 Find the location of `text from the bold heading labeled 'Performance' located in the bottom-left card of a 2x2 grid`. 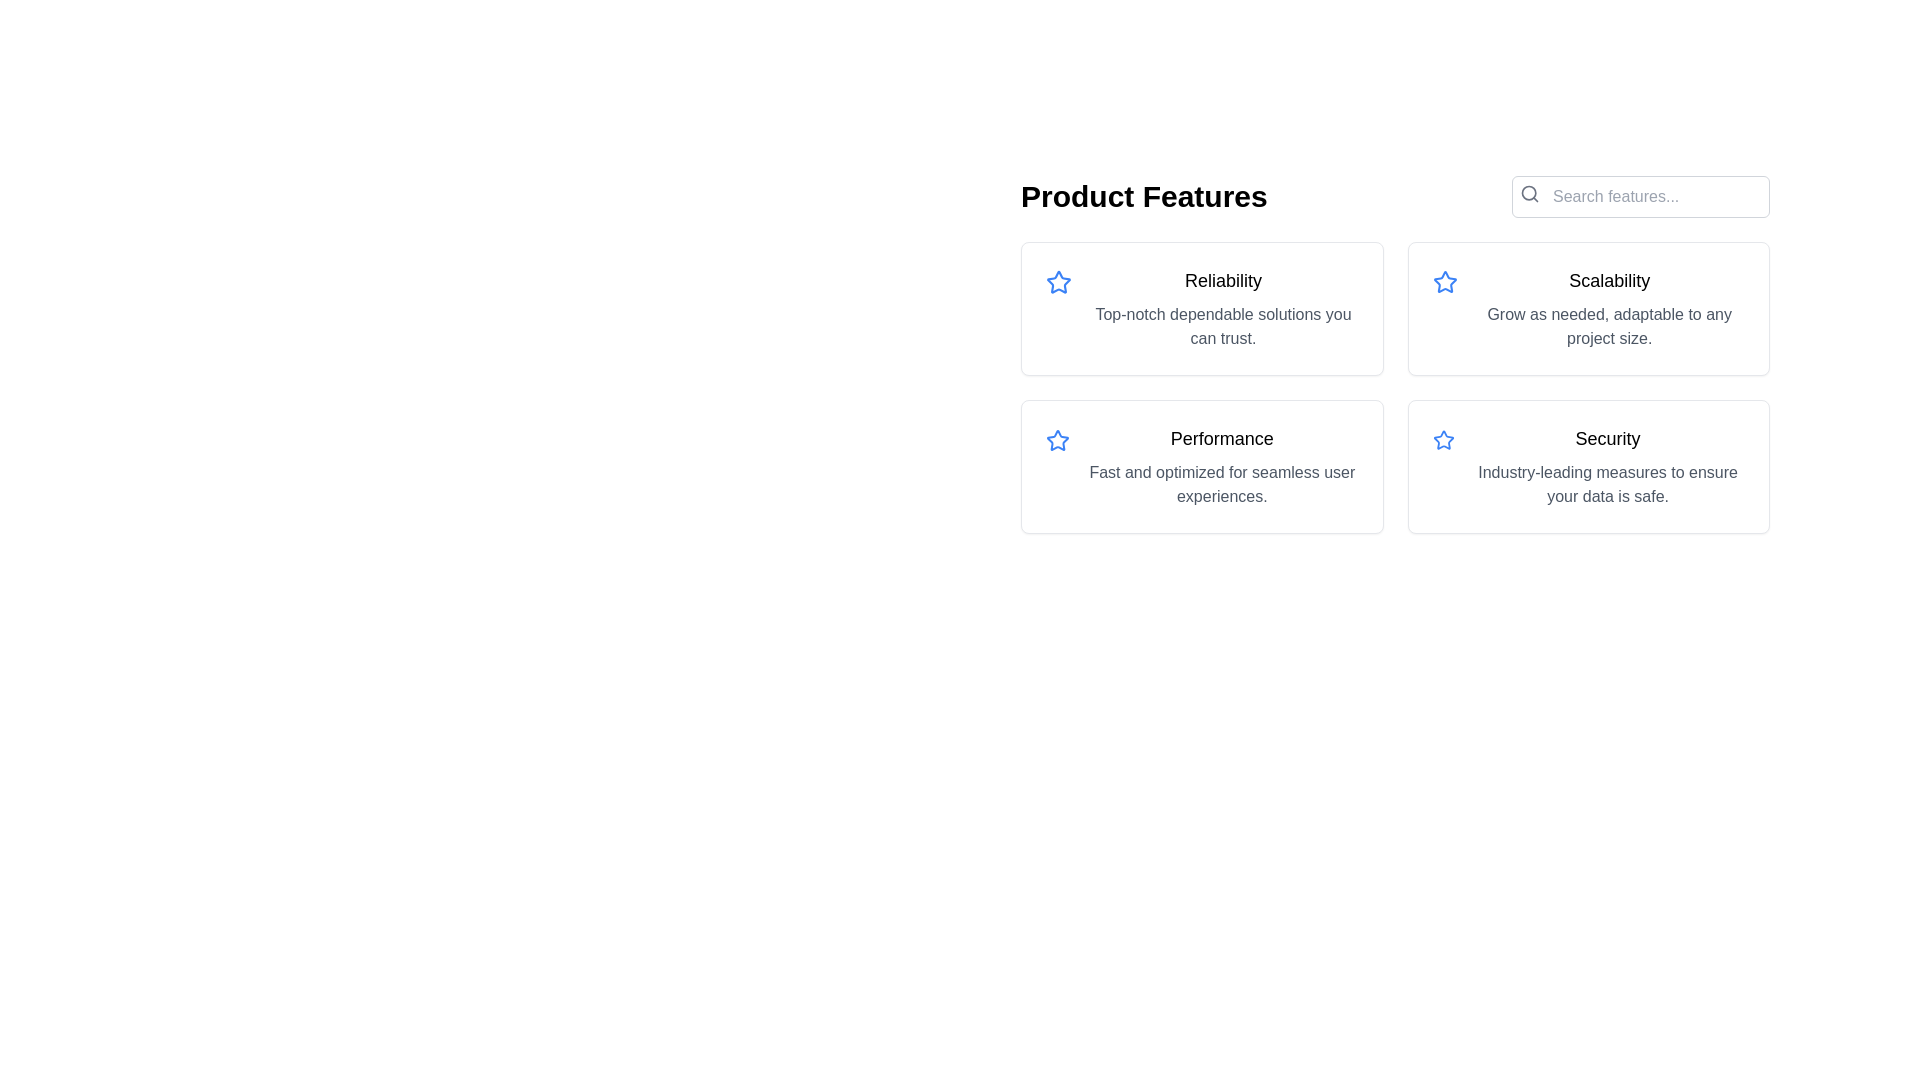

text from the bold heading labeled 'Performance' located in the bottom-left card of a 2x2 grid is located at coordinates (1221, 438).